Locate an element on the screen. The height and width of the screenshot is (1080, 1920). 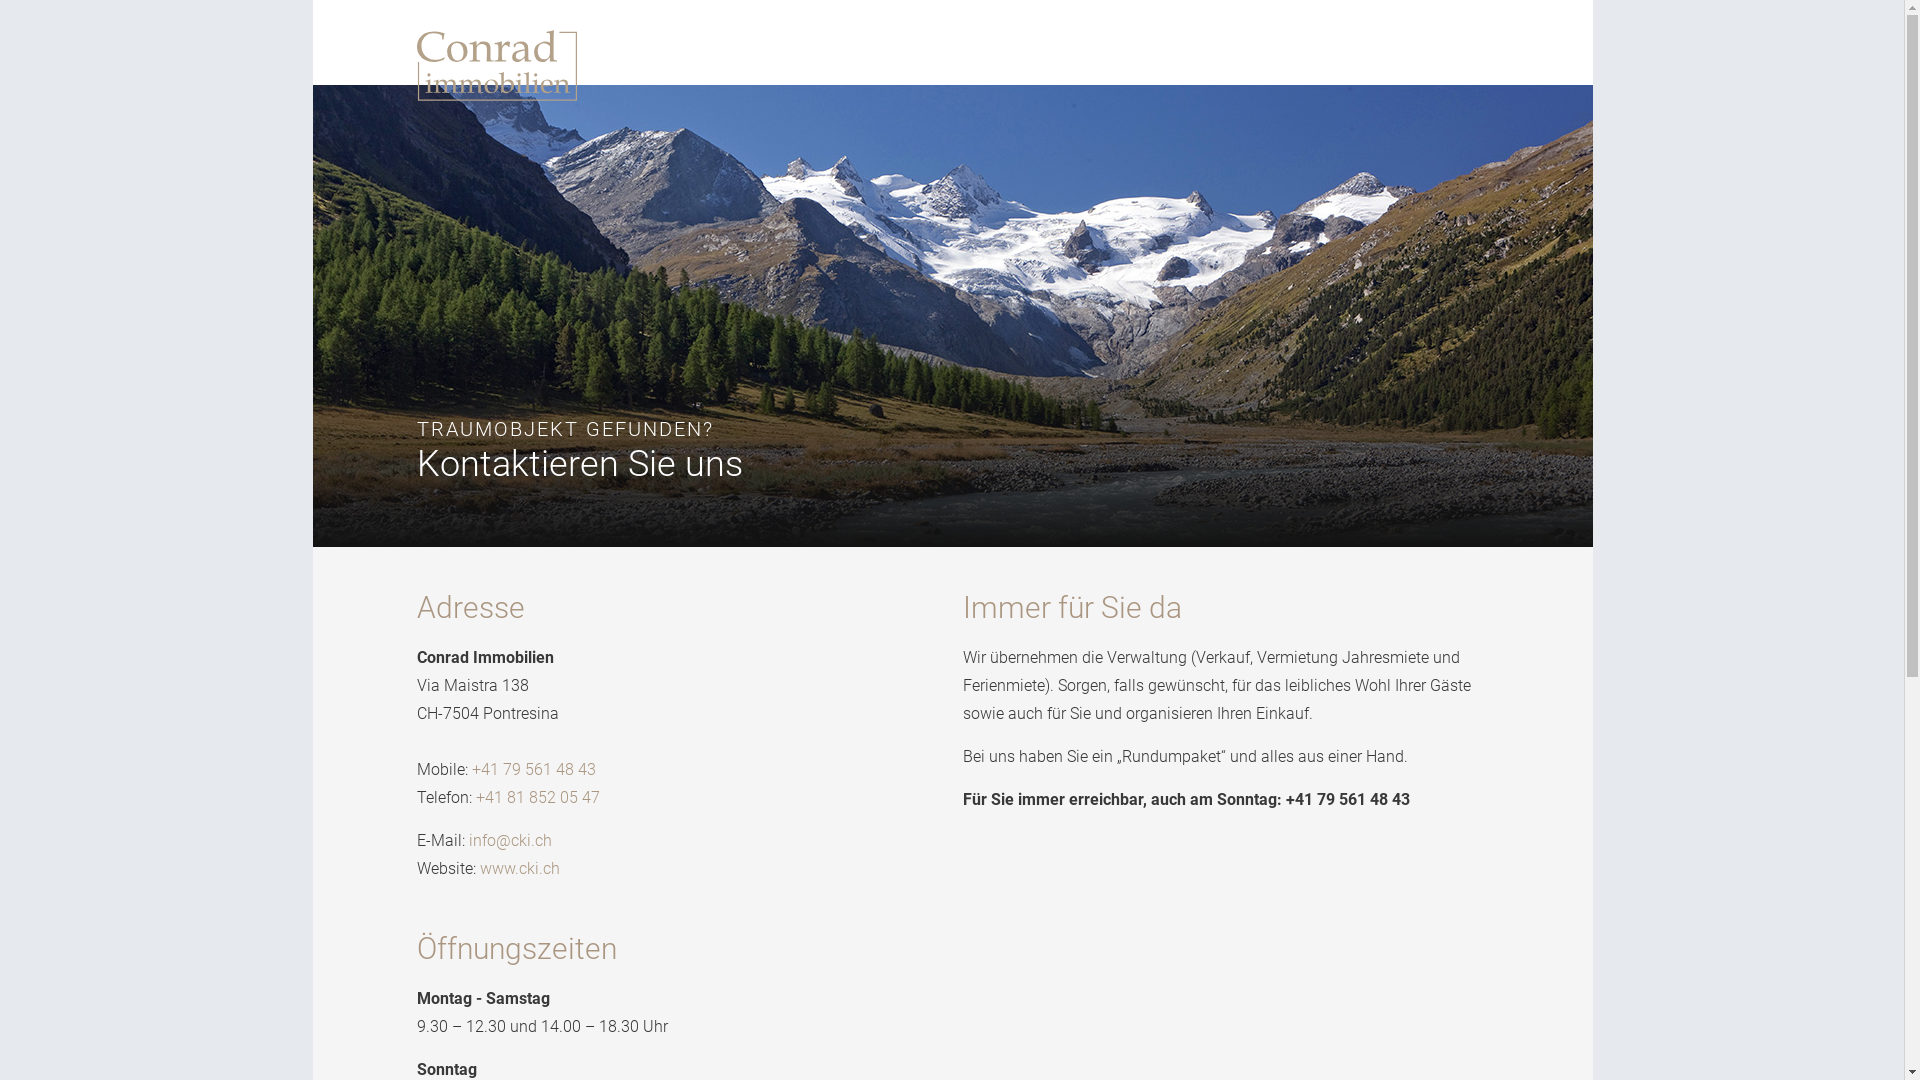
'www.cki.ch' is located at coordinates (519, 867).